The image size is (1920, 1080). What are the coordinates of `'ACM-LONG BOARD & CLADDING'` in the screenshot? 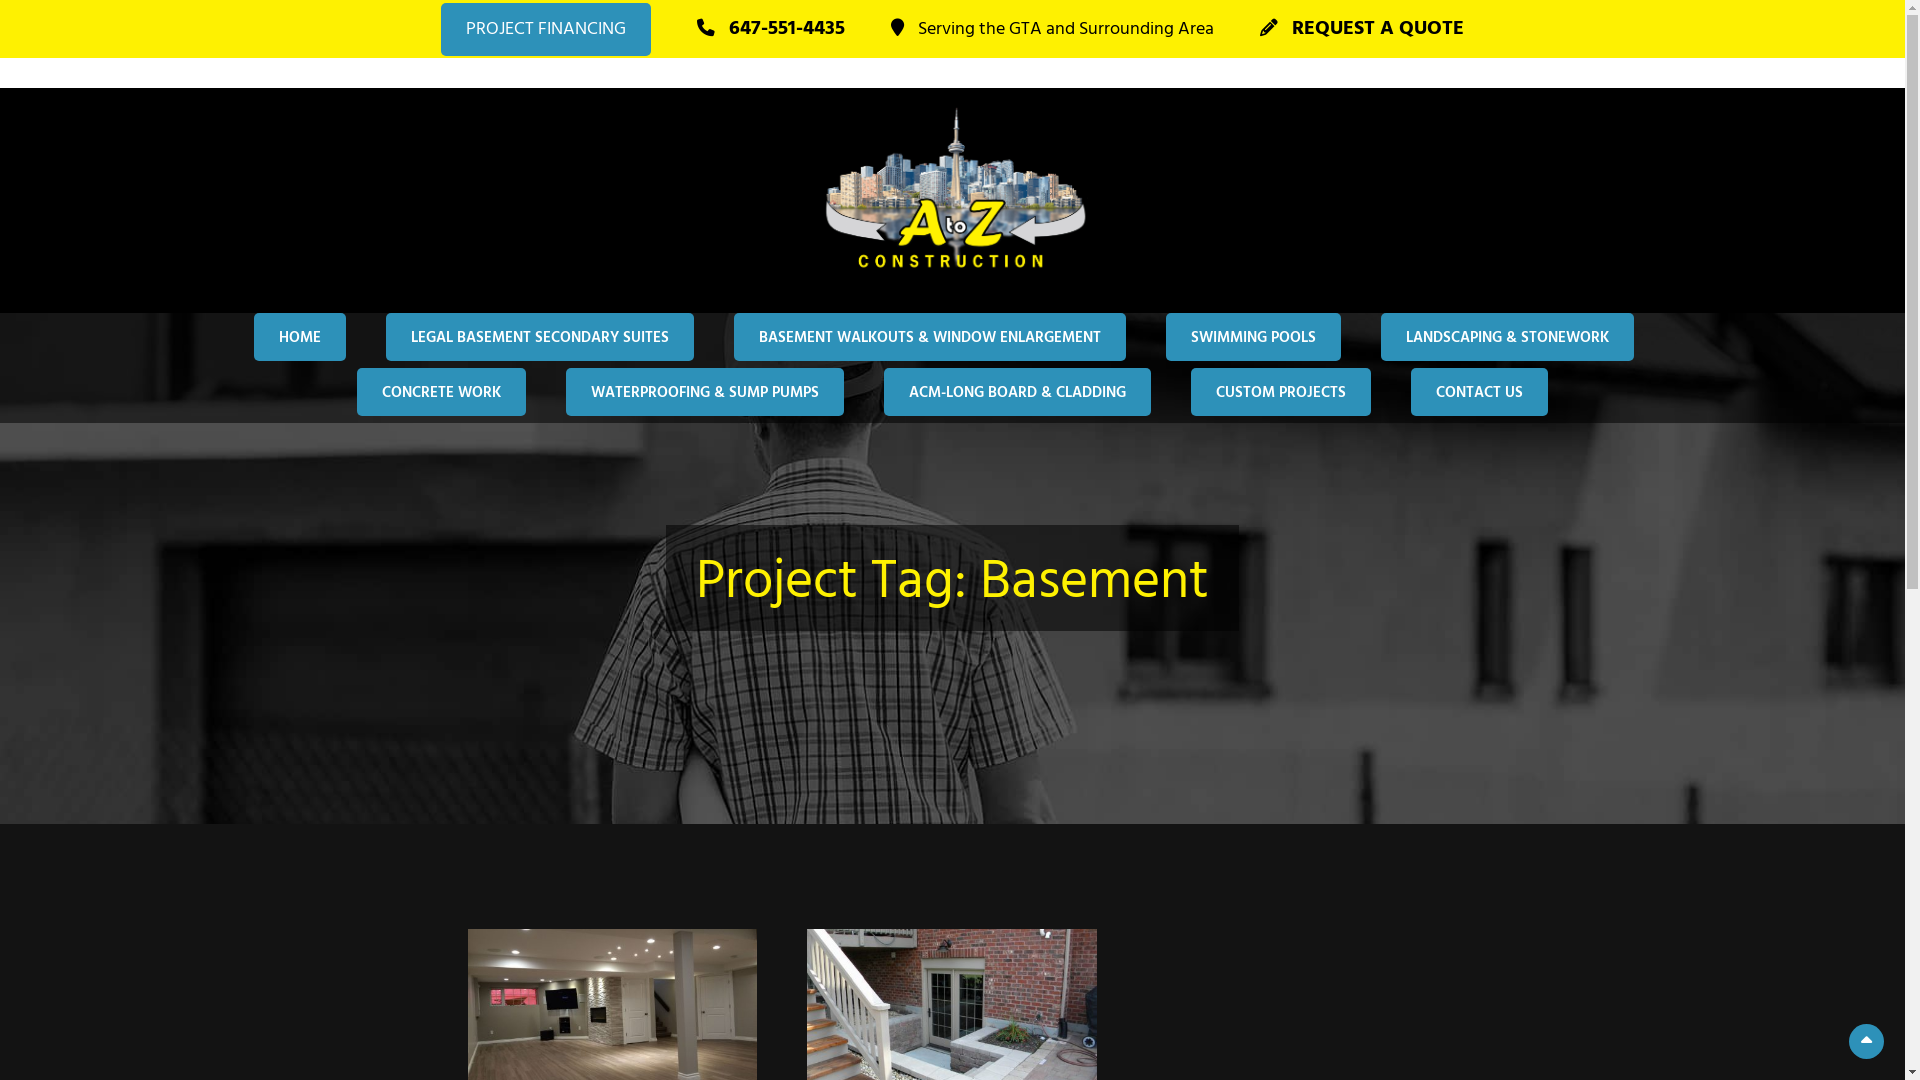 It's located at (1017, 392).